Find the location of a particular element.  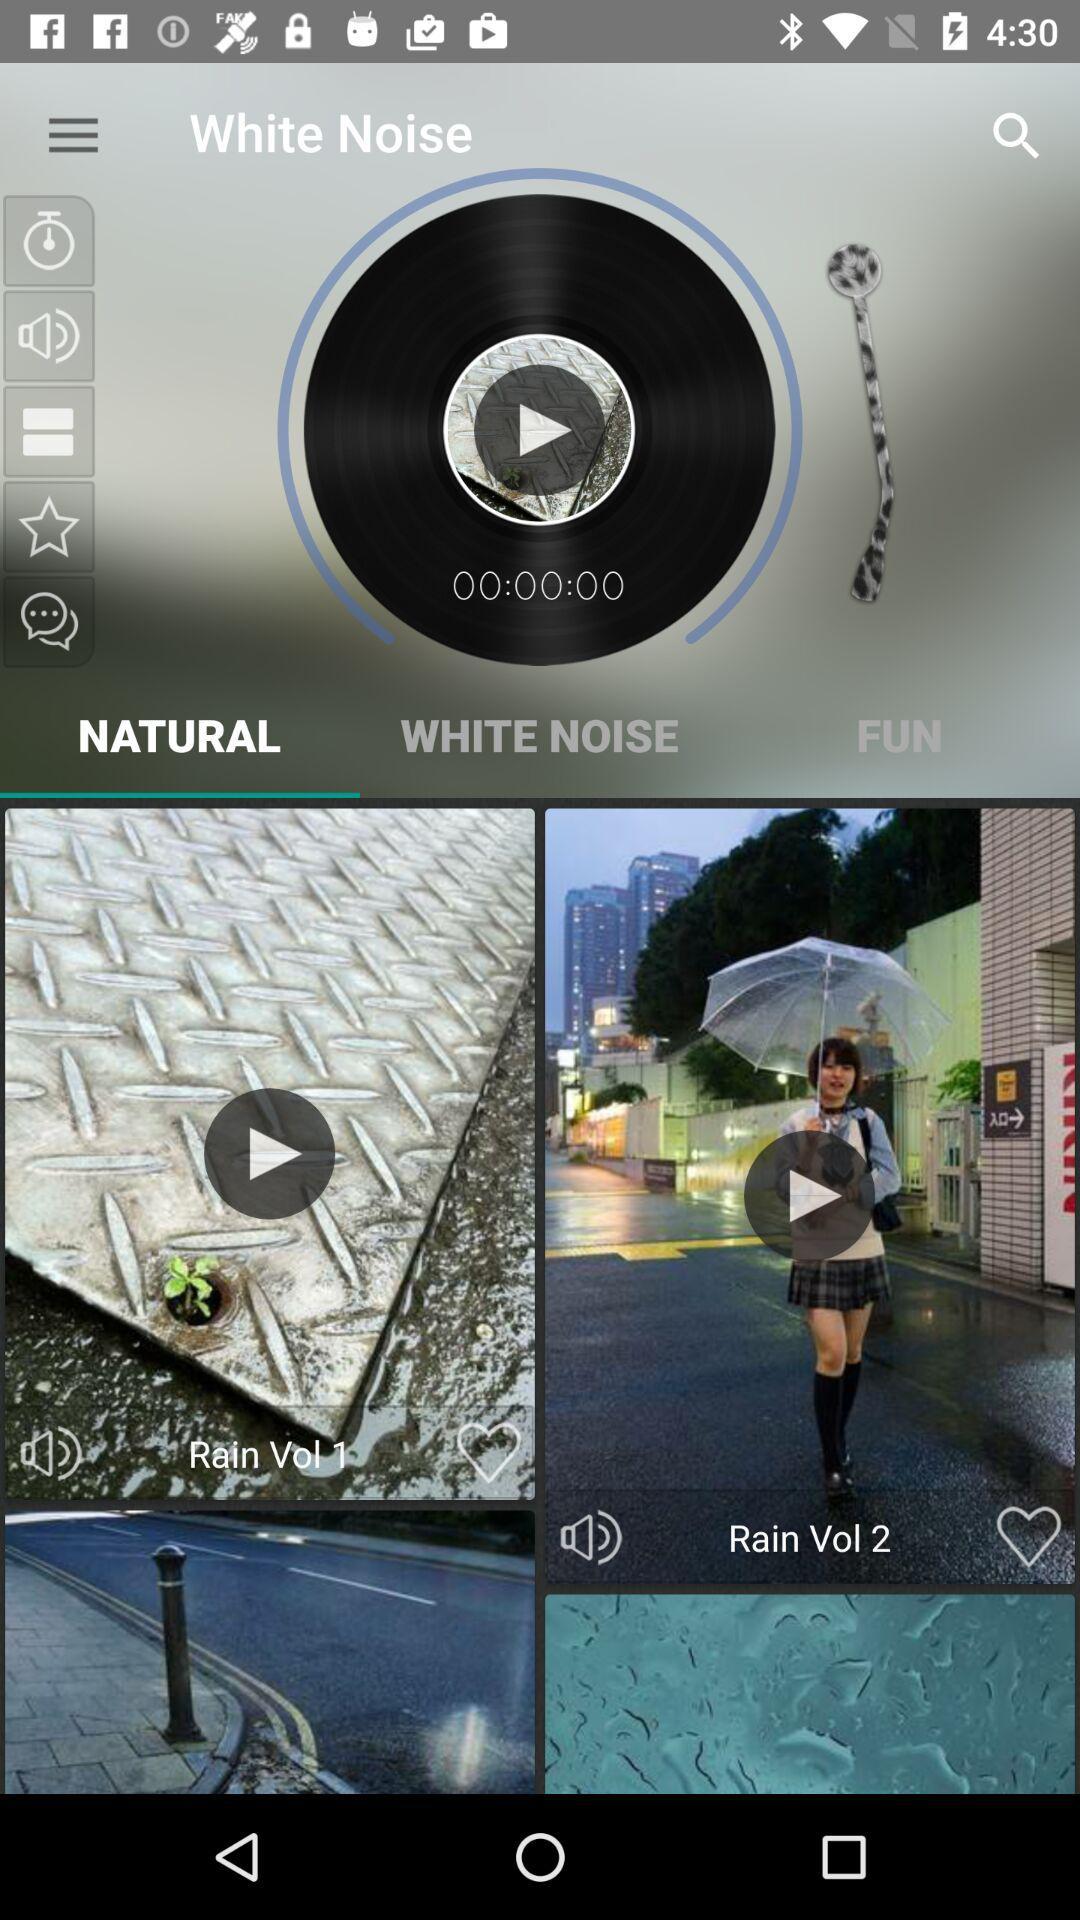

the volume icon is located at coordinates (48, 336).